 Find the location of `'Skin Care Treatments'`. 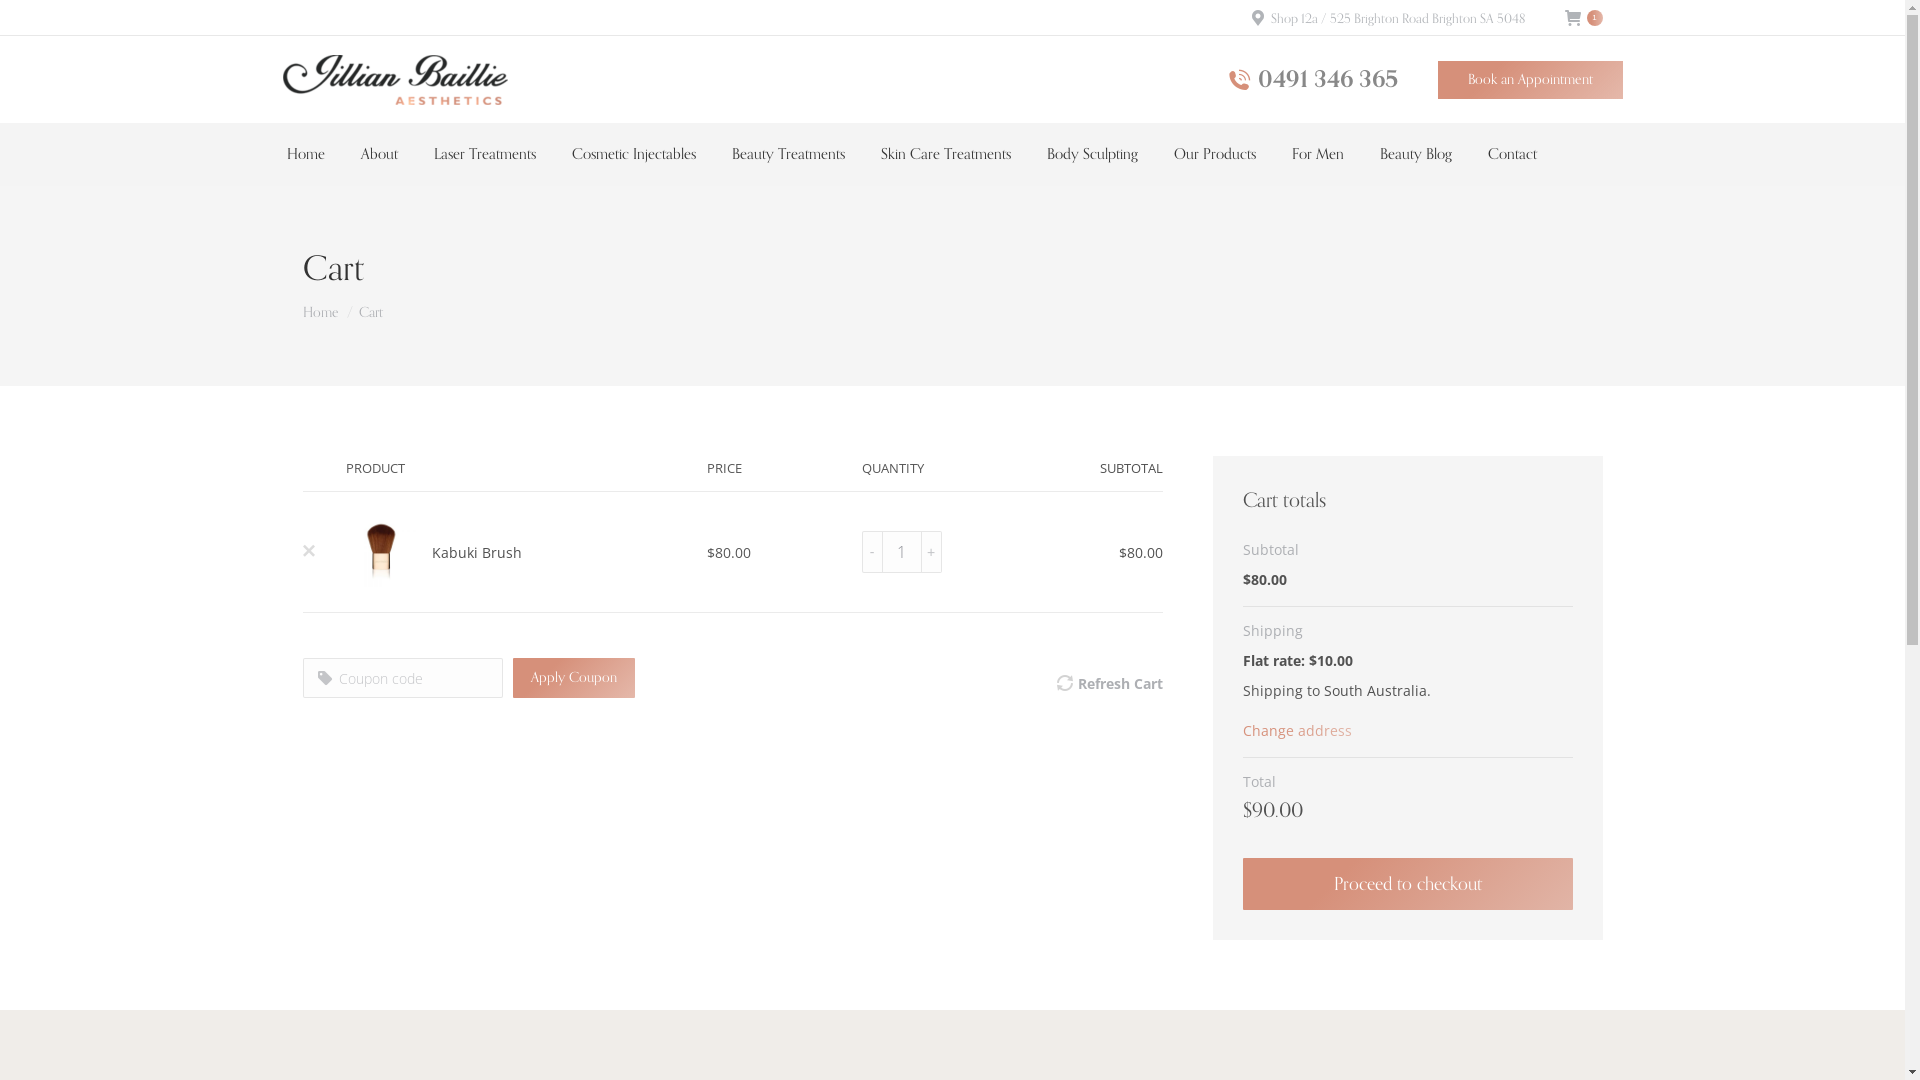

'Skin Care Treatments' is located at coordinates (944, 153).